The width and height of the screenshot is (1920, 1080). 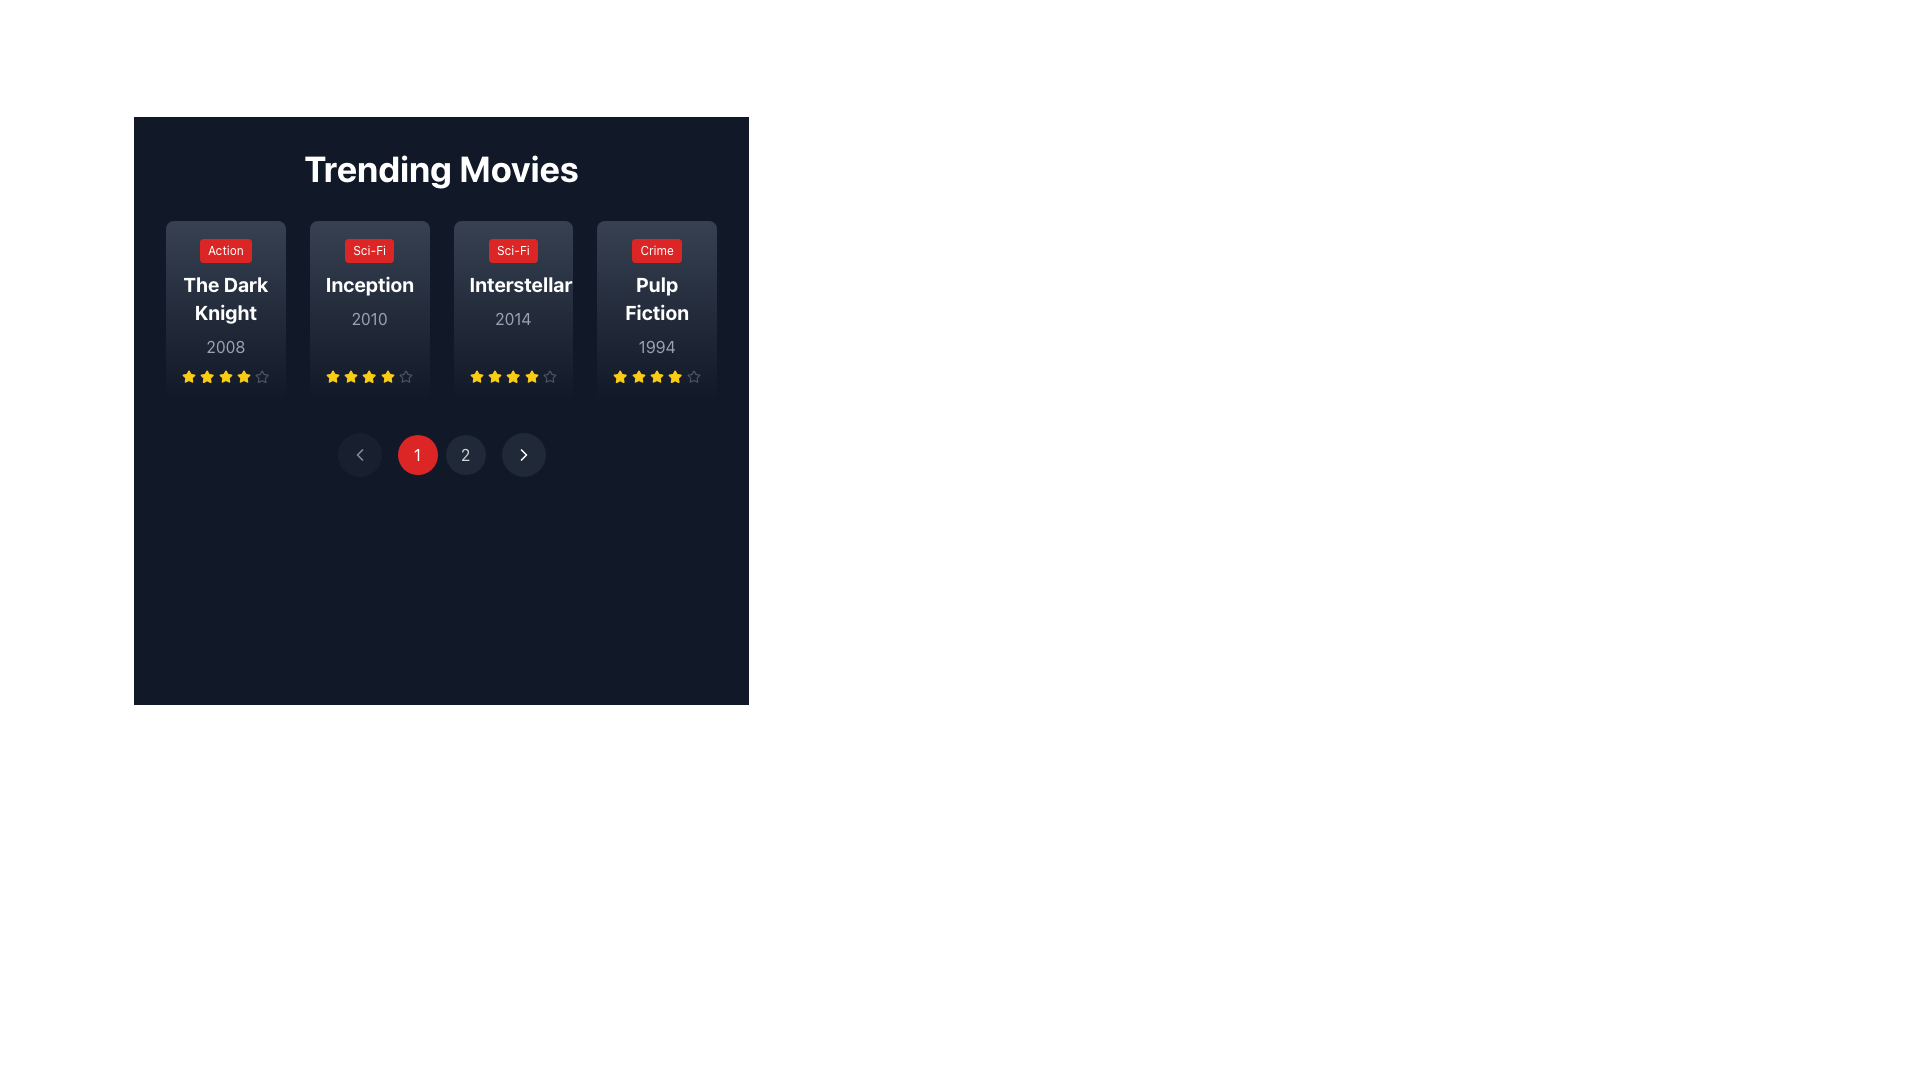 What do you see at coordinates (619, 376) in the screenshot?
I see `the first rating star icon for the movie 'Pulp Fiction', which is located in the last column of the 'Trending Movies' section` at bounding box center [619, 376].